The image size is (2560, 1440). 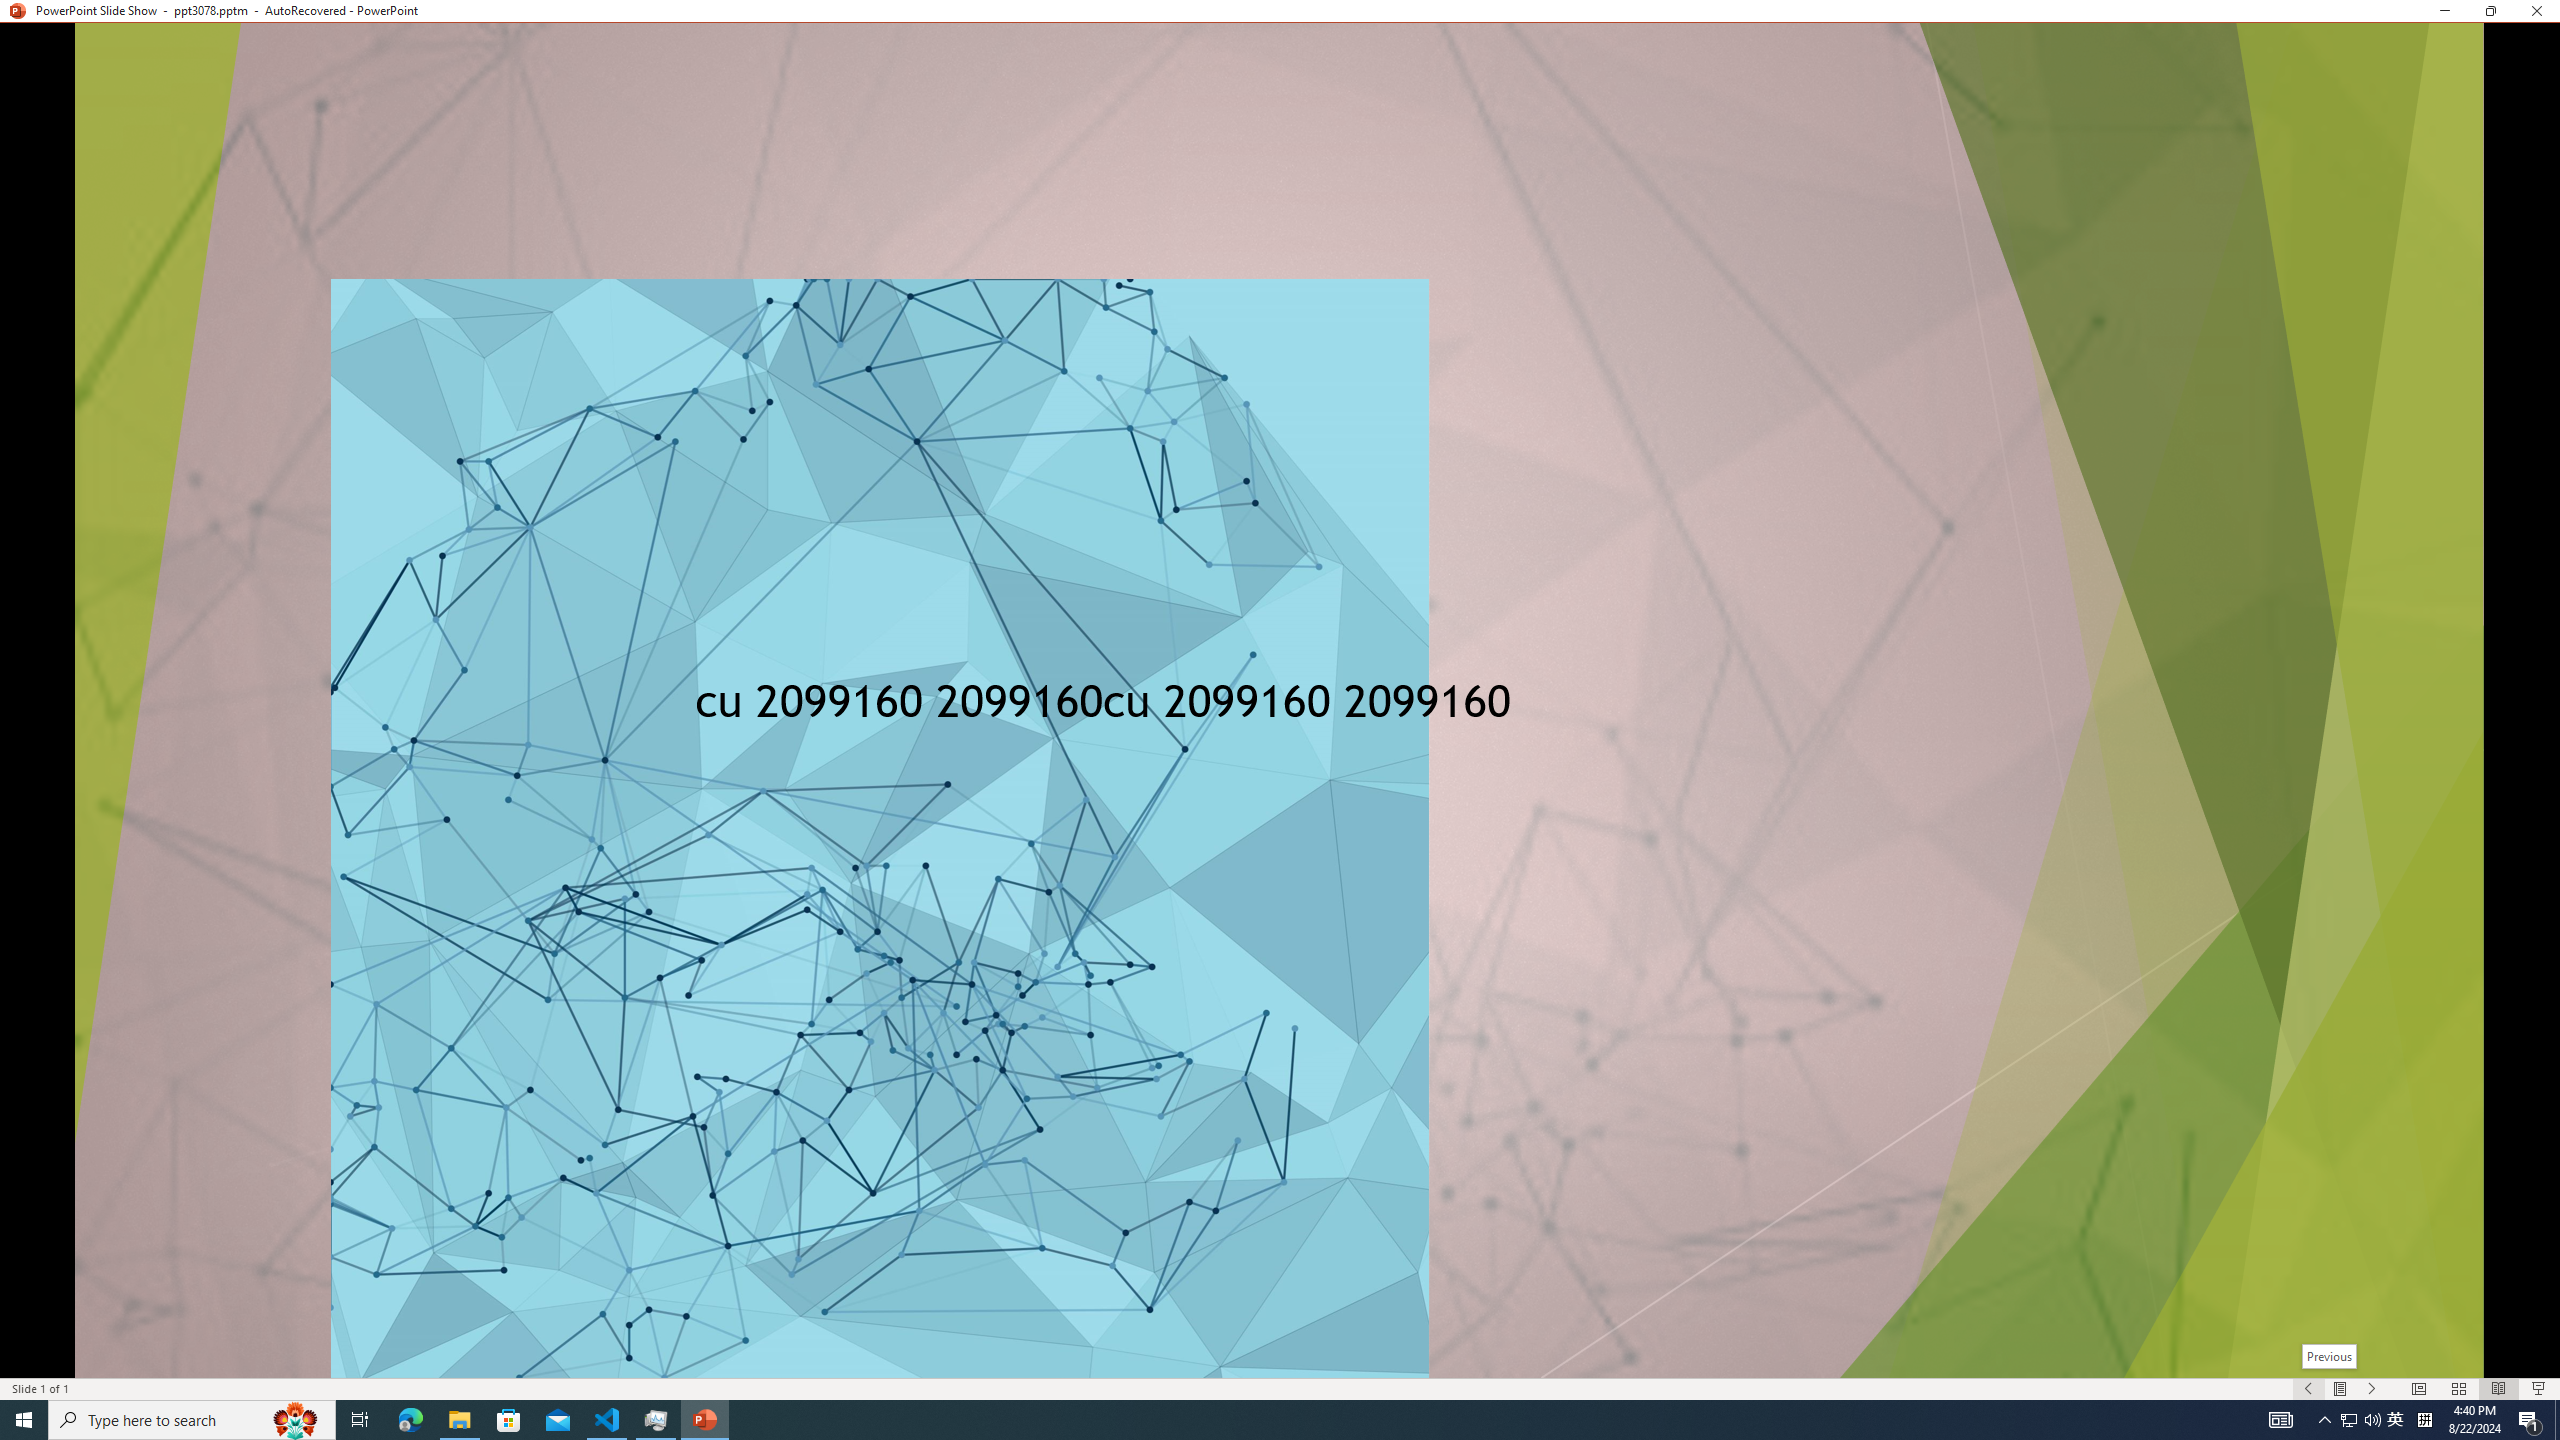 What do you see at coordinates (2328, 1355) in the screenshot?
I see `'Previous'` at bounding box center [2328, 1355].